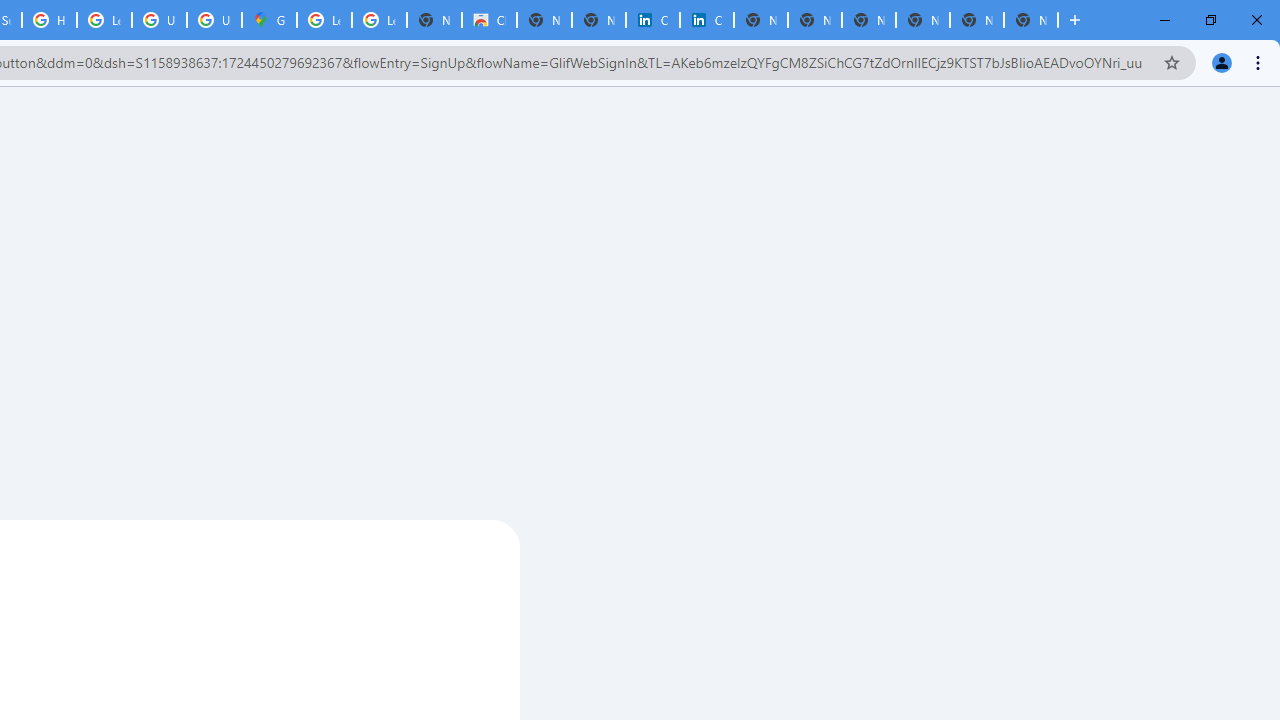  I want to click on 'New Tab', so click(1031, 20).